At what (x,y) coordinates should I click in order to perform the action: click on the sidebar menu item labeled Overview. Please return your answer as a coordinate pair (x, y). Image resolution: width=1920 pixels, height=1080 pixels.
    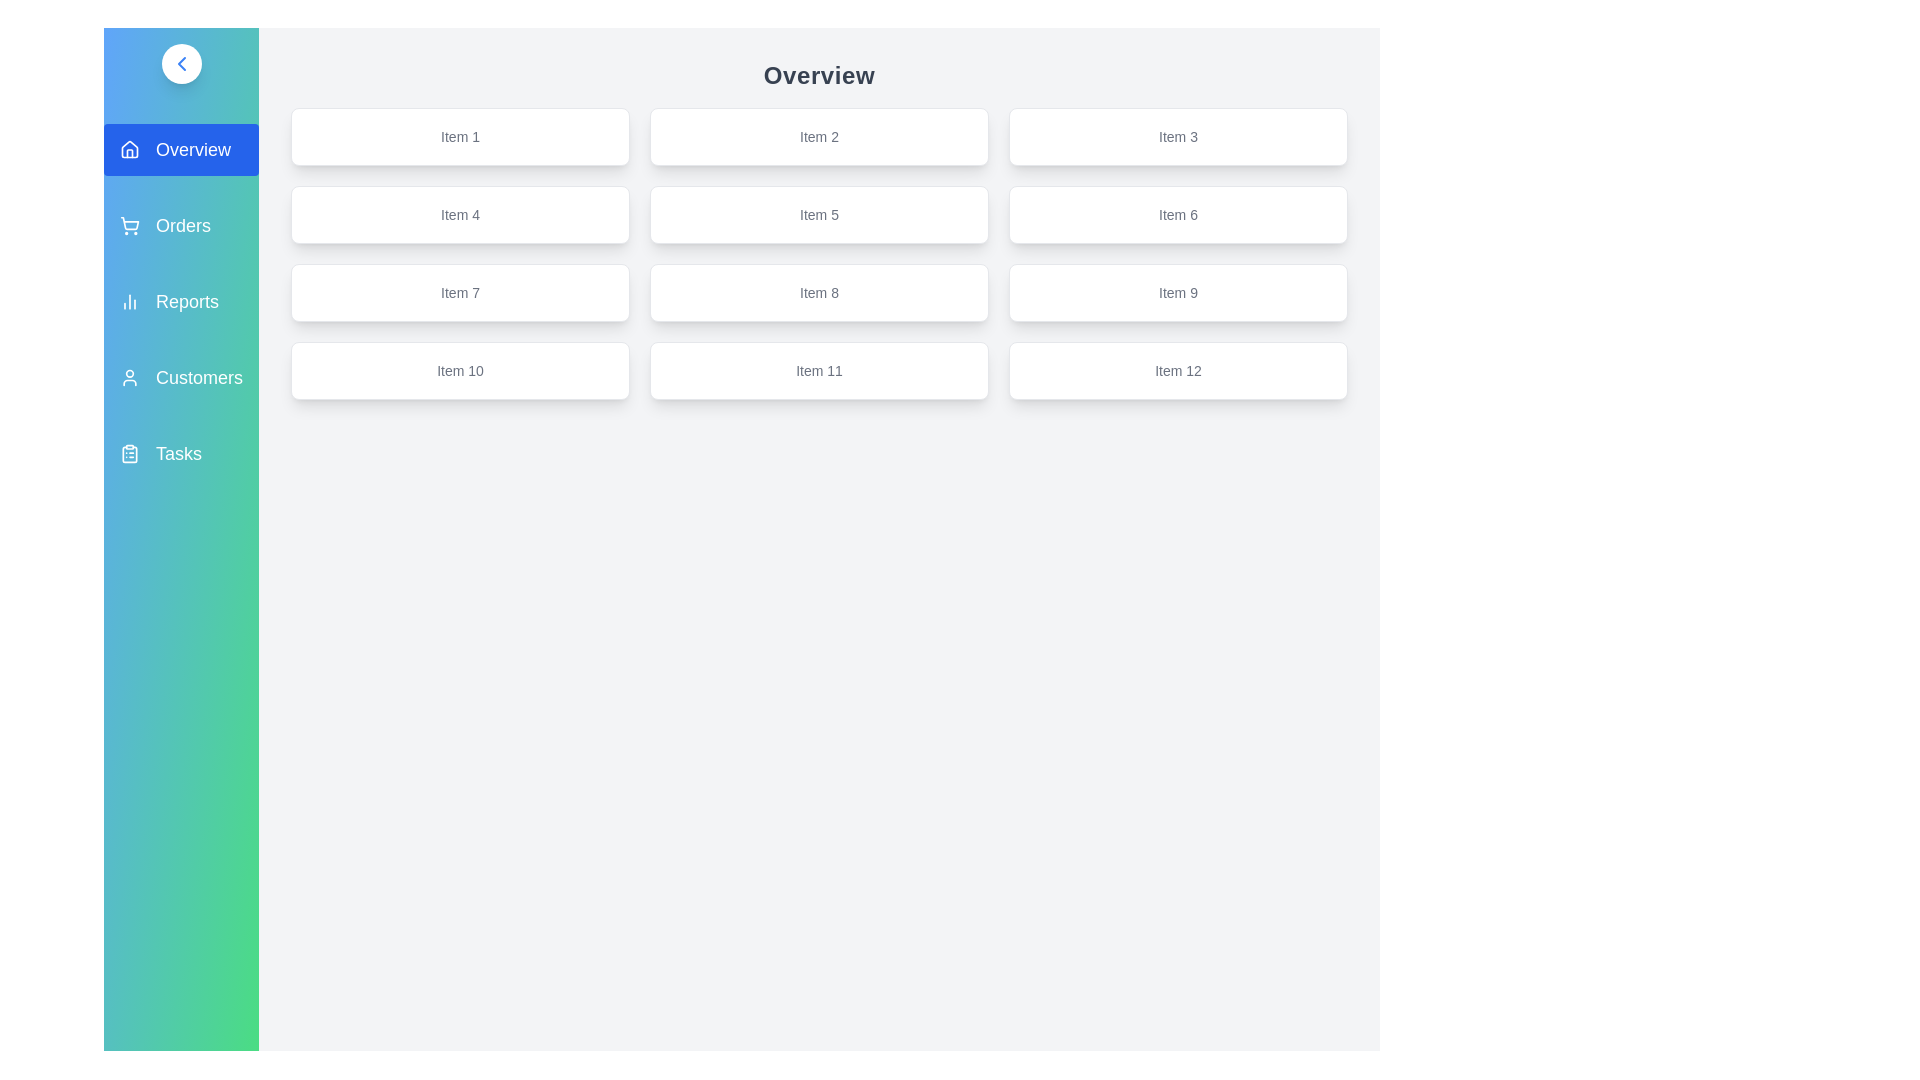
    Looking at the image, I should click on (181, 149).